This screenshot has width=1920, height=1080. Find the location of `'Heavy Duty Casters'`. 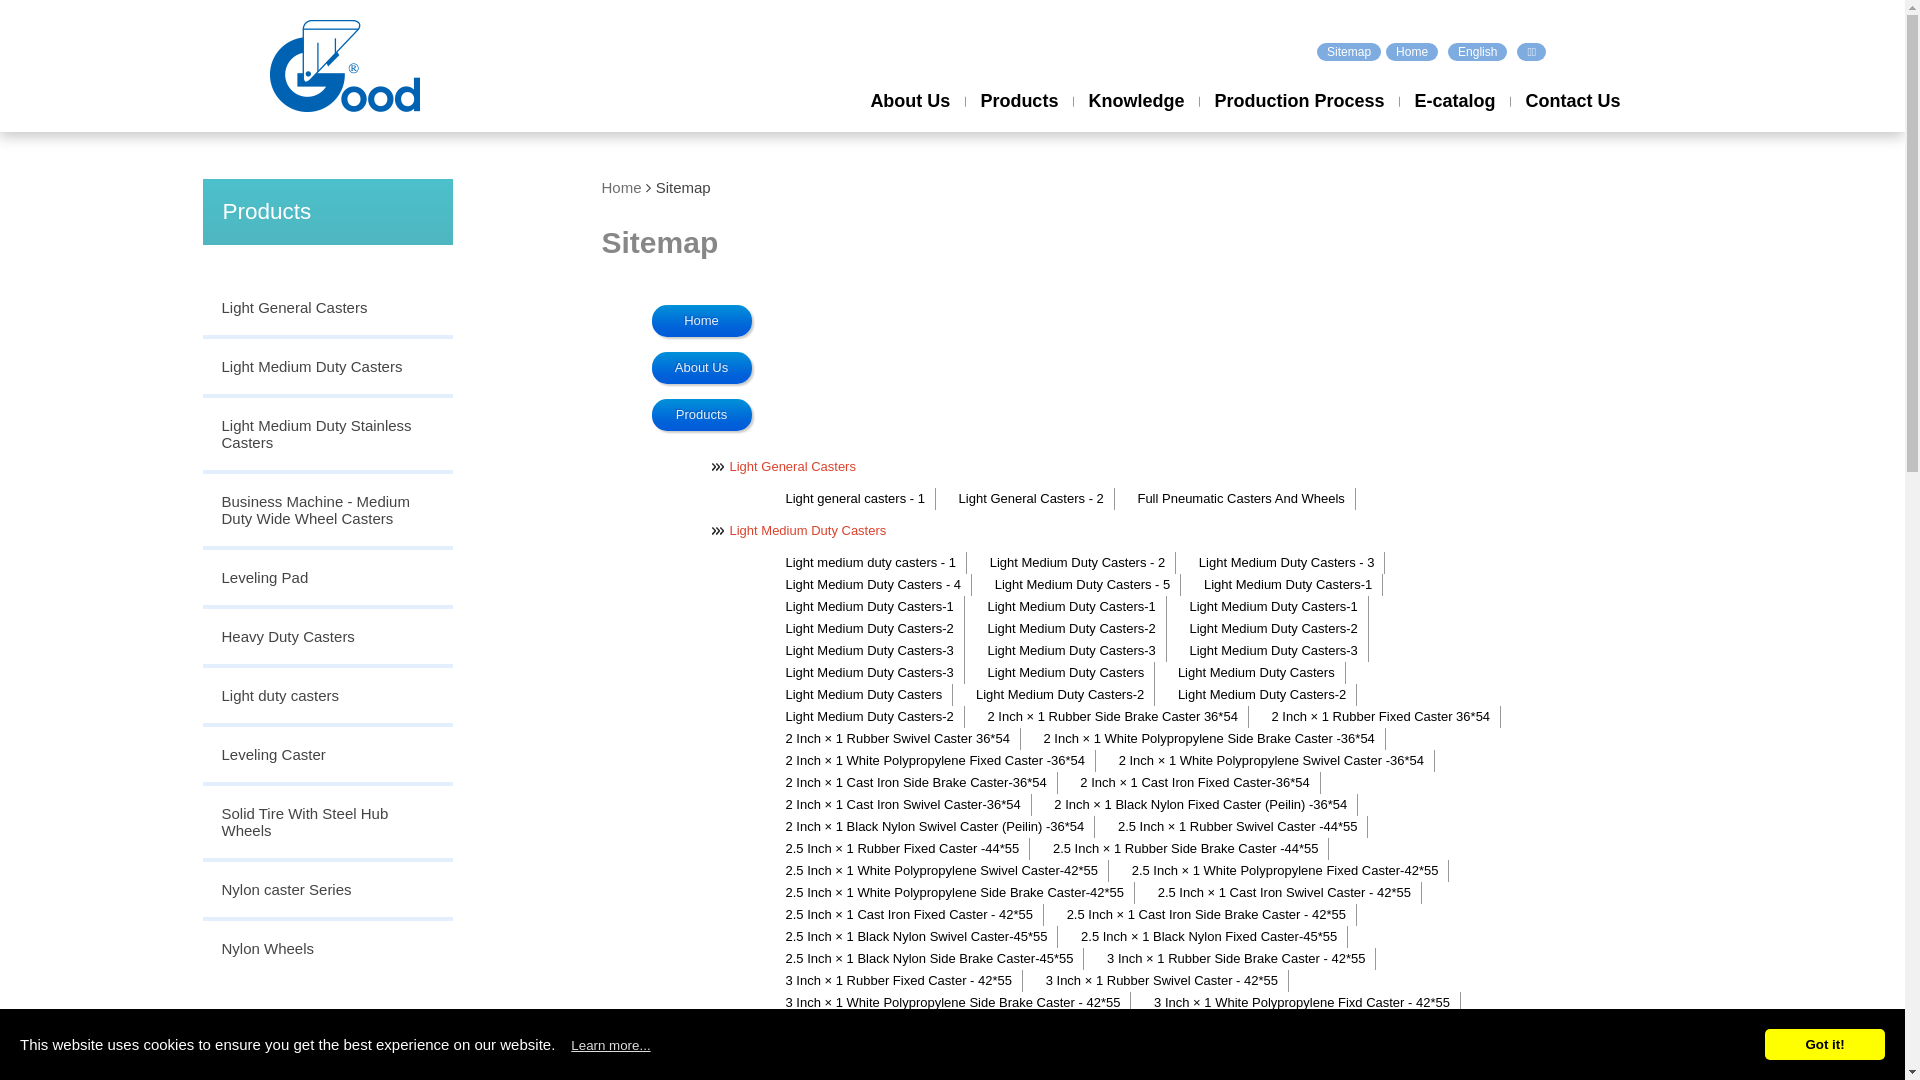

'Heavy Duty Casters' is located at coordinates (326, 638).